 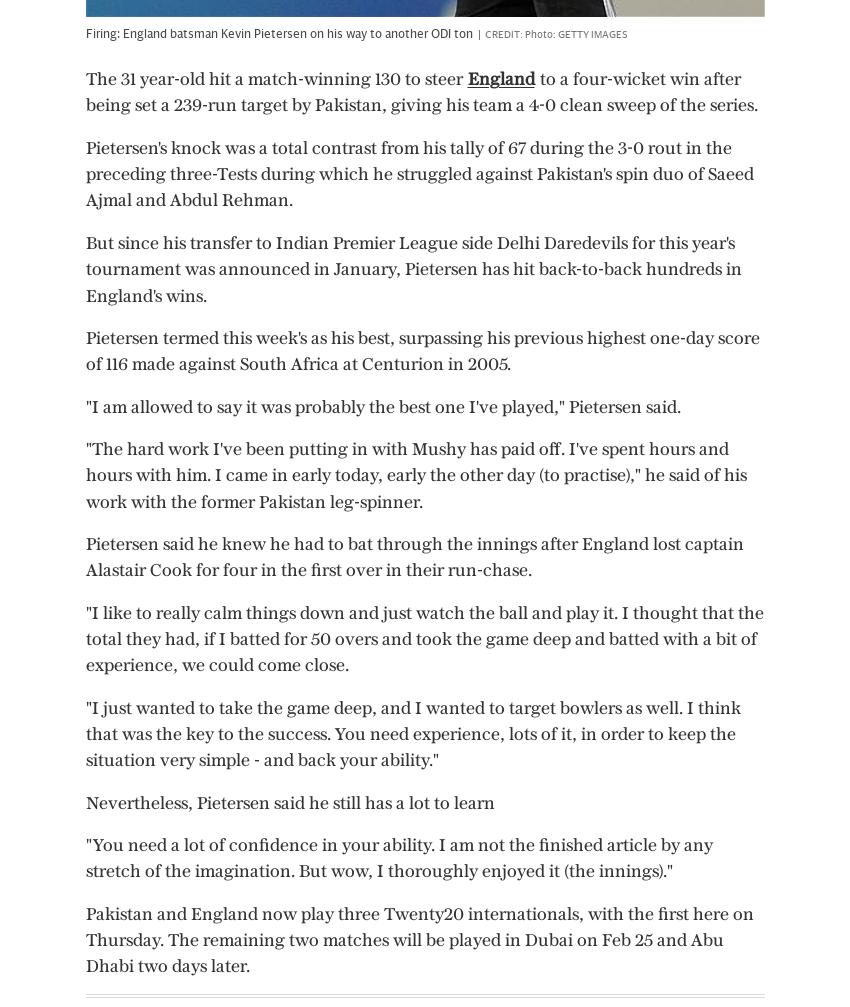 I want to click on 'Magician David Berglas dies aged 97', so click(x=293, y=265).